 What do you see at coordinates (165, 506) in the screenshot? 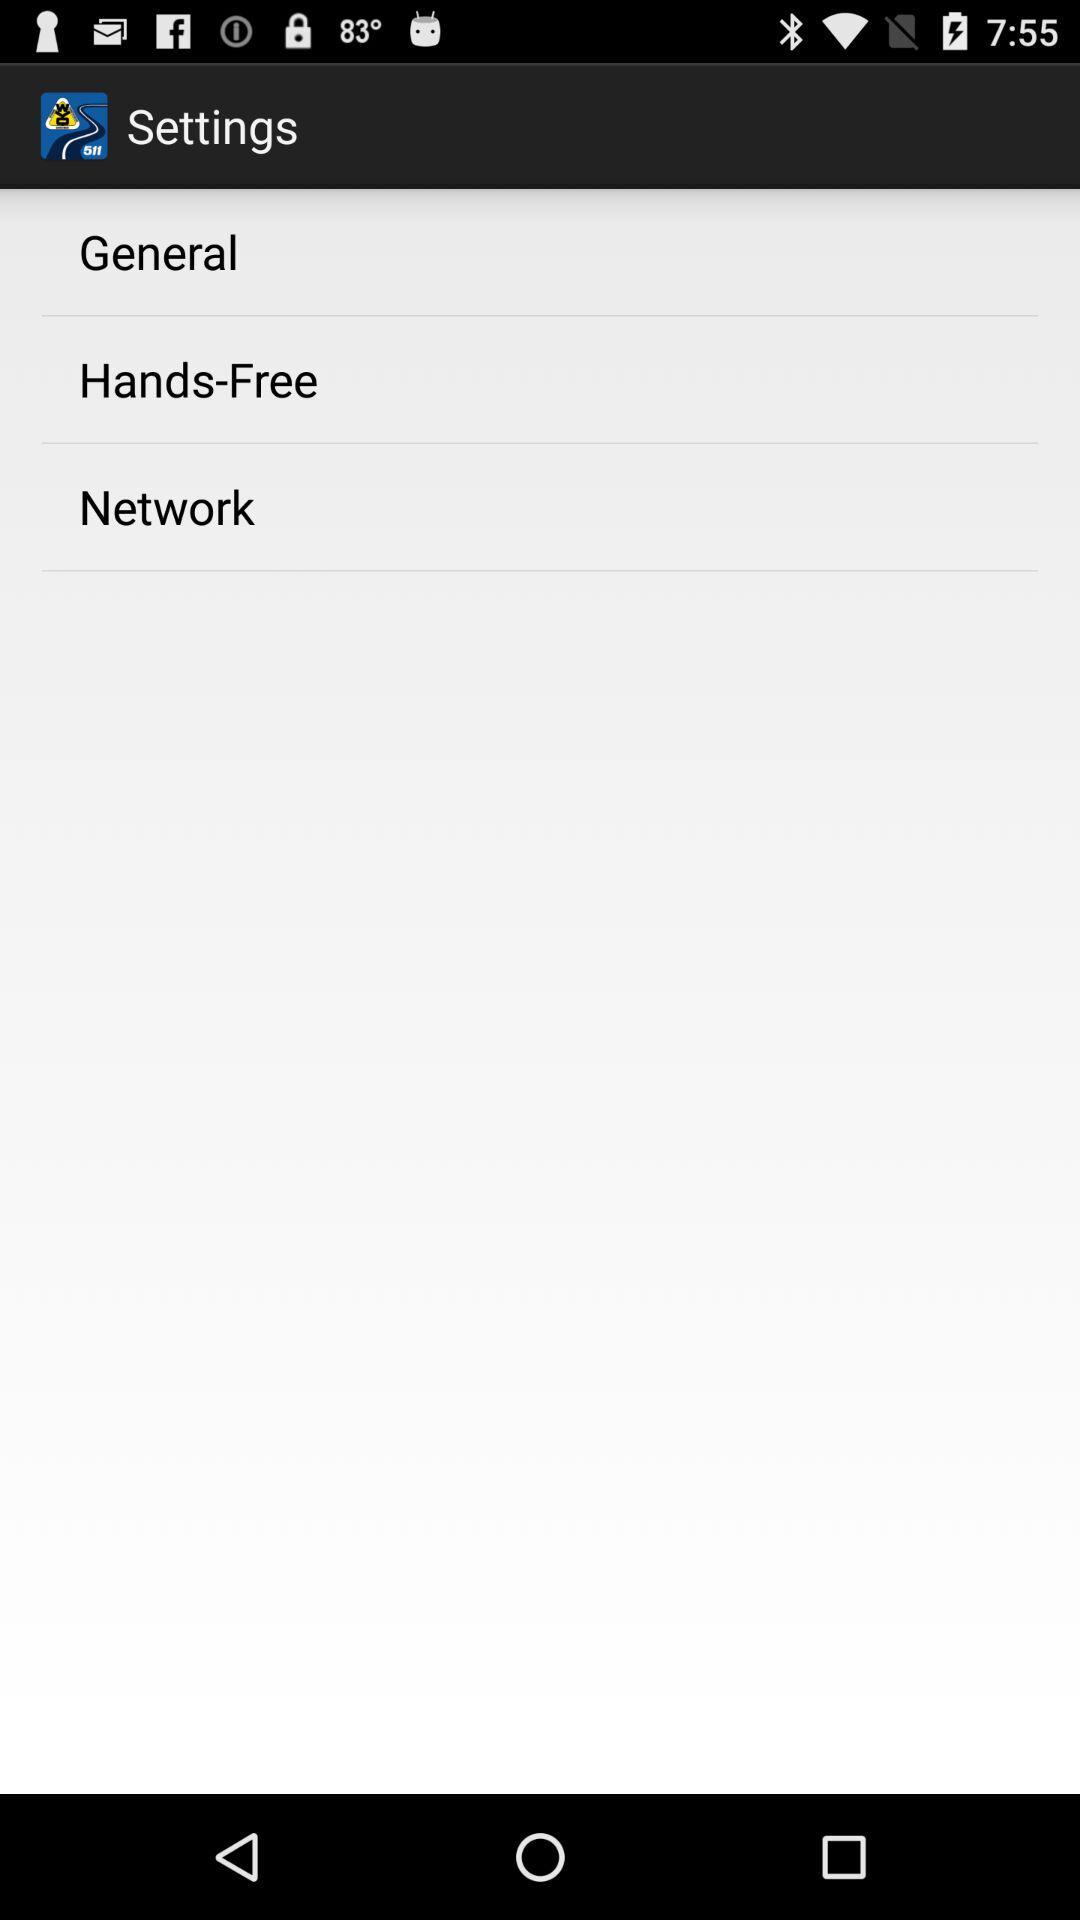
I see `item below hands-free app` at bounding box center [165, 506].